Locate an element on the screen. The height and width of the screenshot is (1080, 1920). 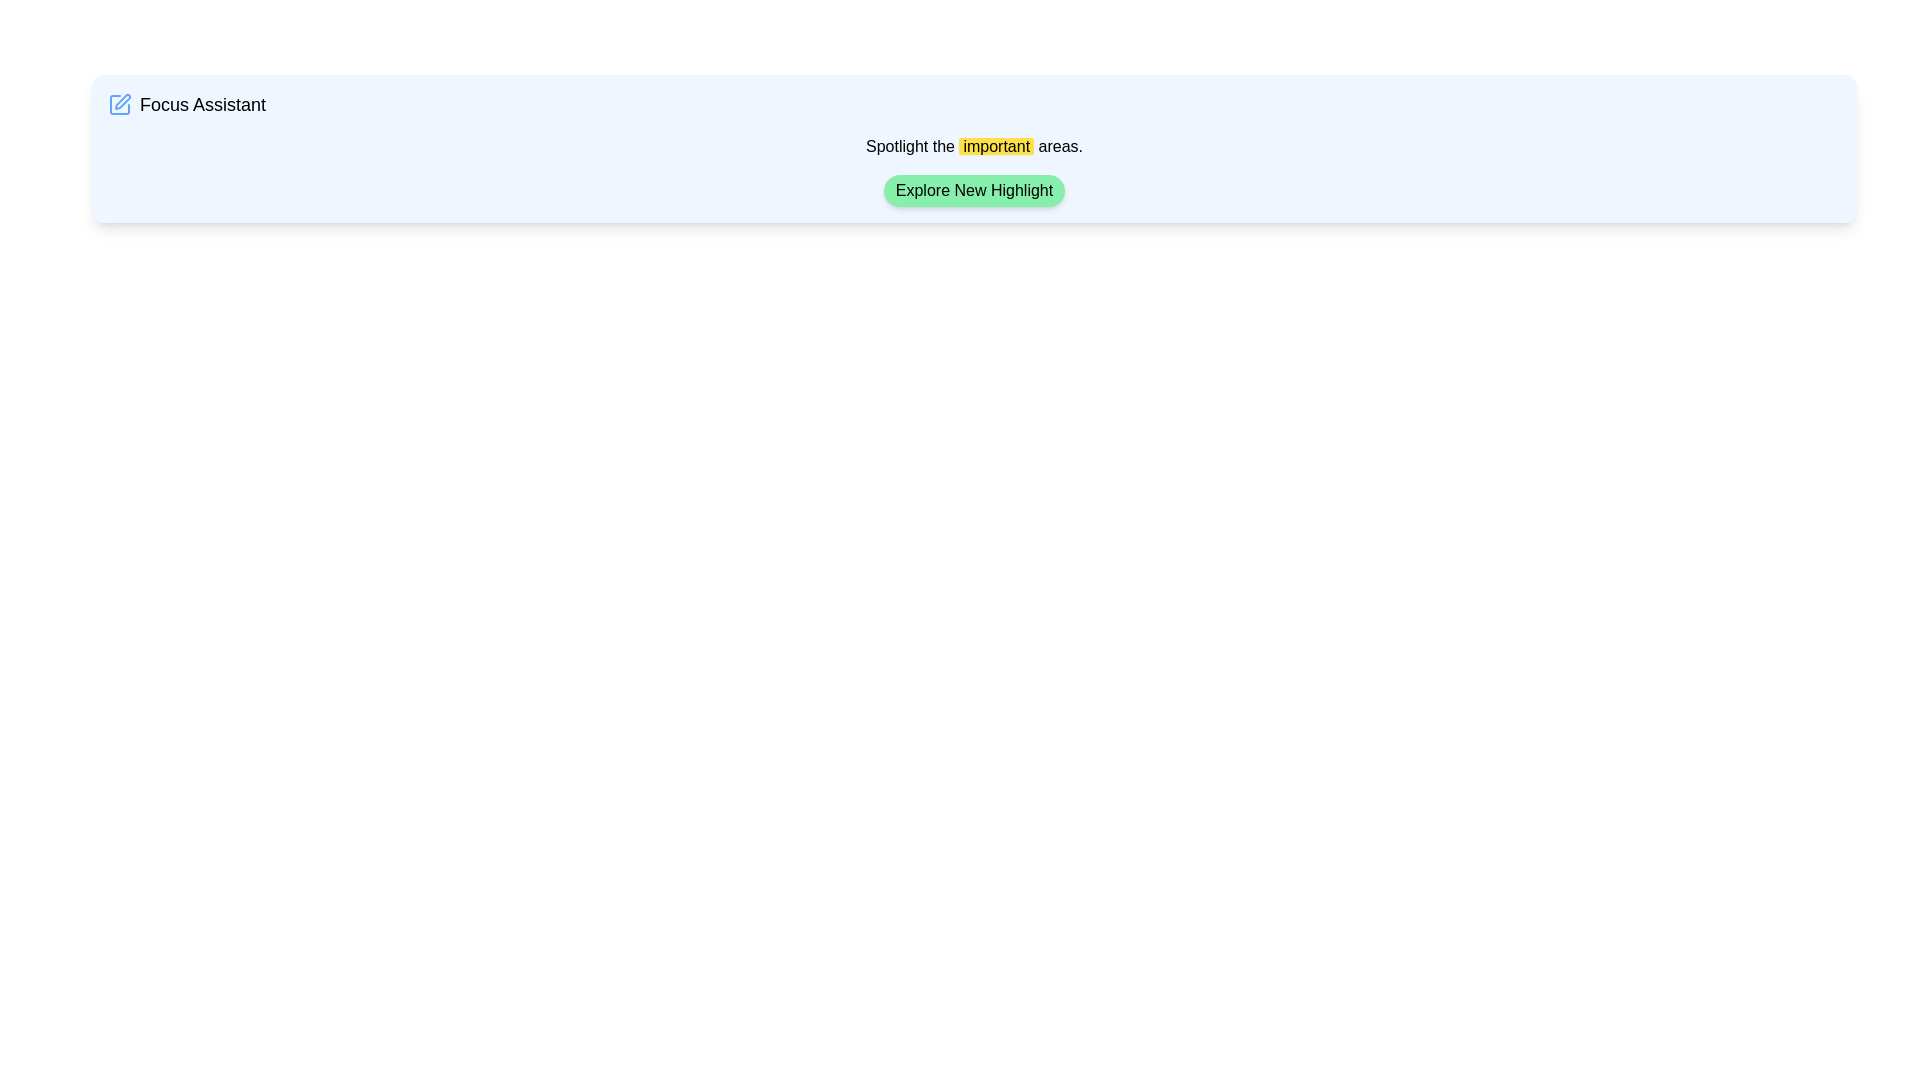
the edit icon within the 'Focus Assistant' component is located at coordinates (119, 104).